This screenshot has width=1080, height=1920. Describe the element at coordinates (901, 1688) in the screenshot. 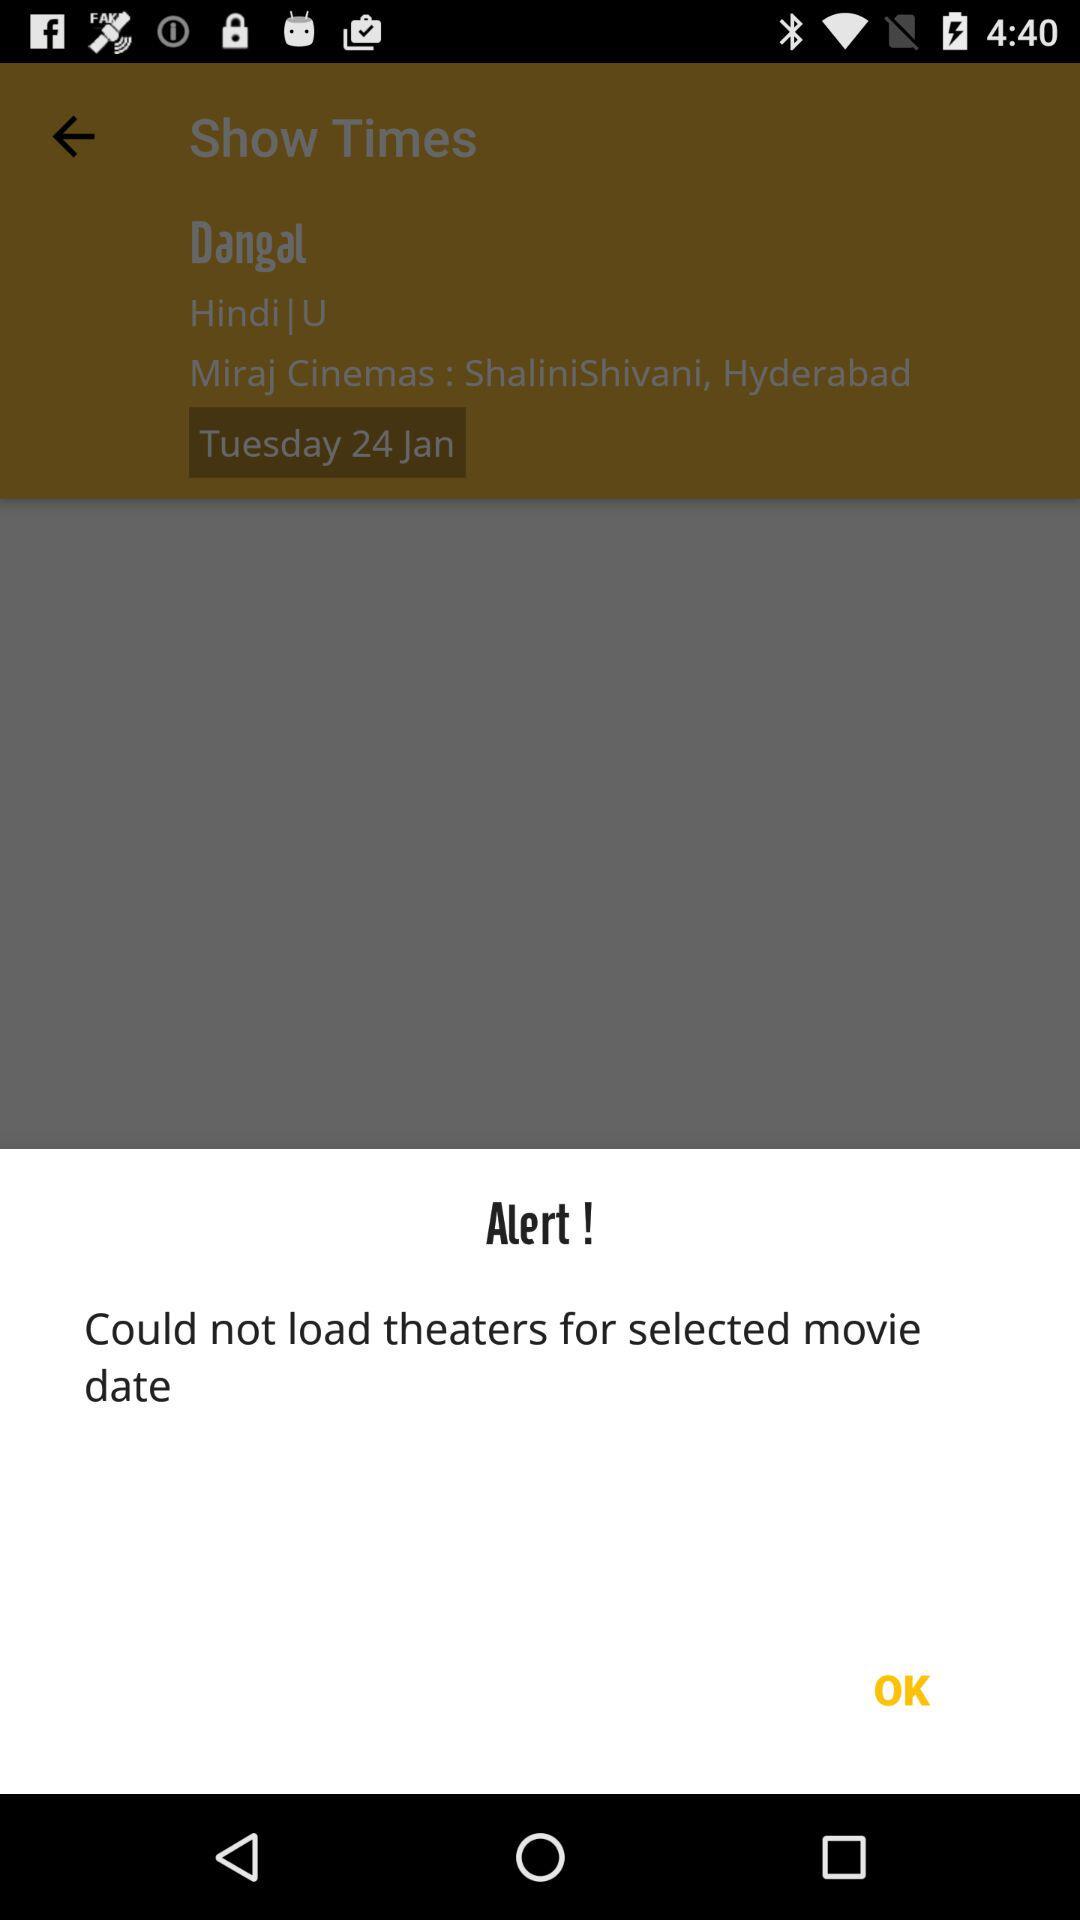

I see `icon below could not load icon` at that location.